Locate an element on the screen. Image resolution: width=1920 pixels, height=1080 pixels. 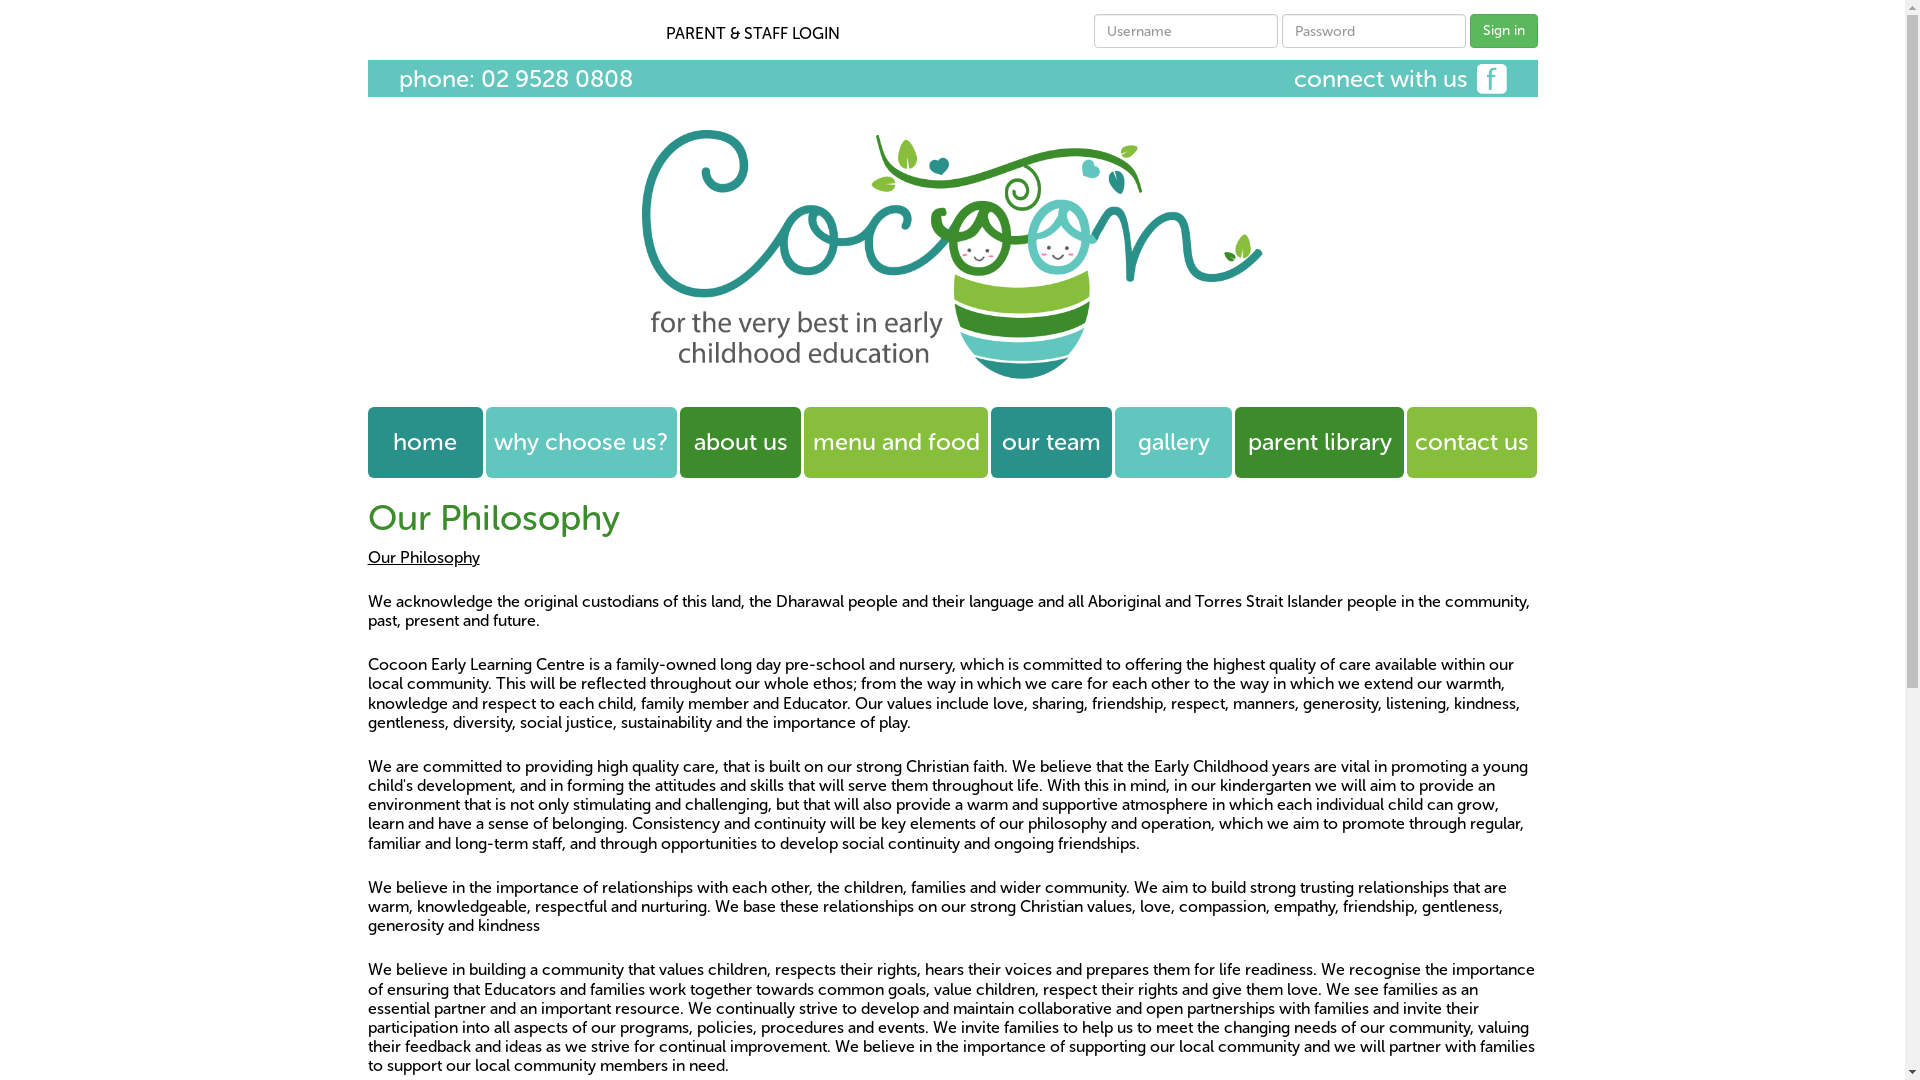
'gallery' is located at coordinates (1173, 441).